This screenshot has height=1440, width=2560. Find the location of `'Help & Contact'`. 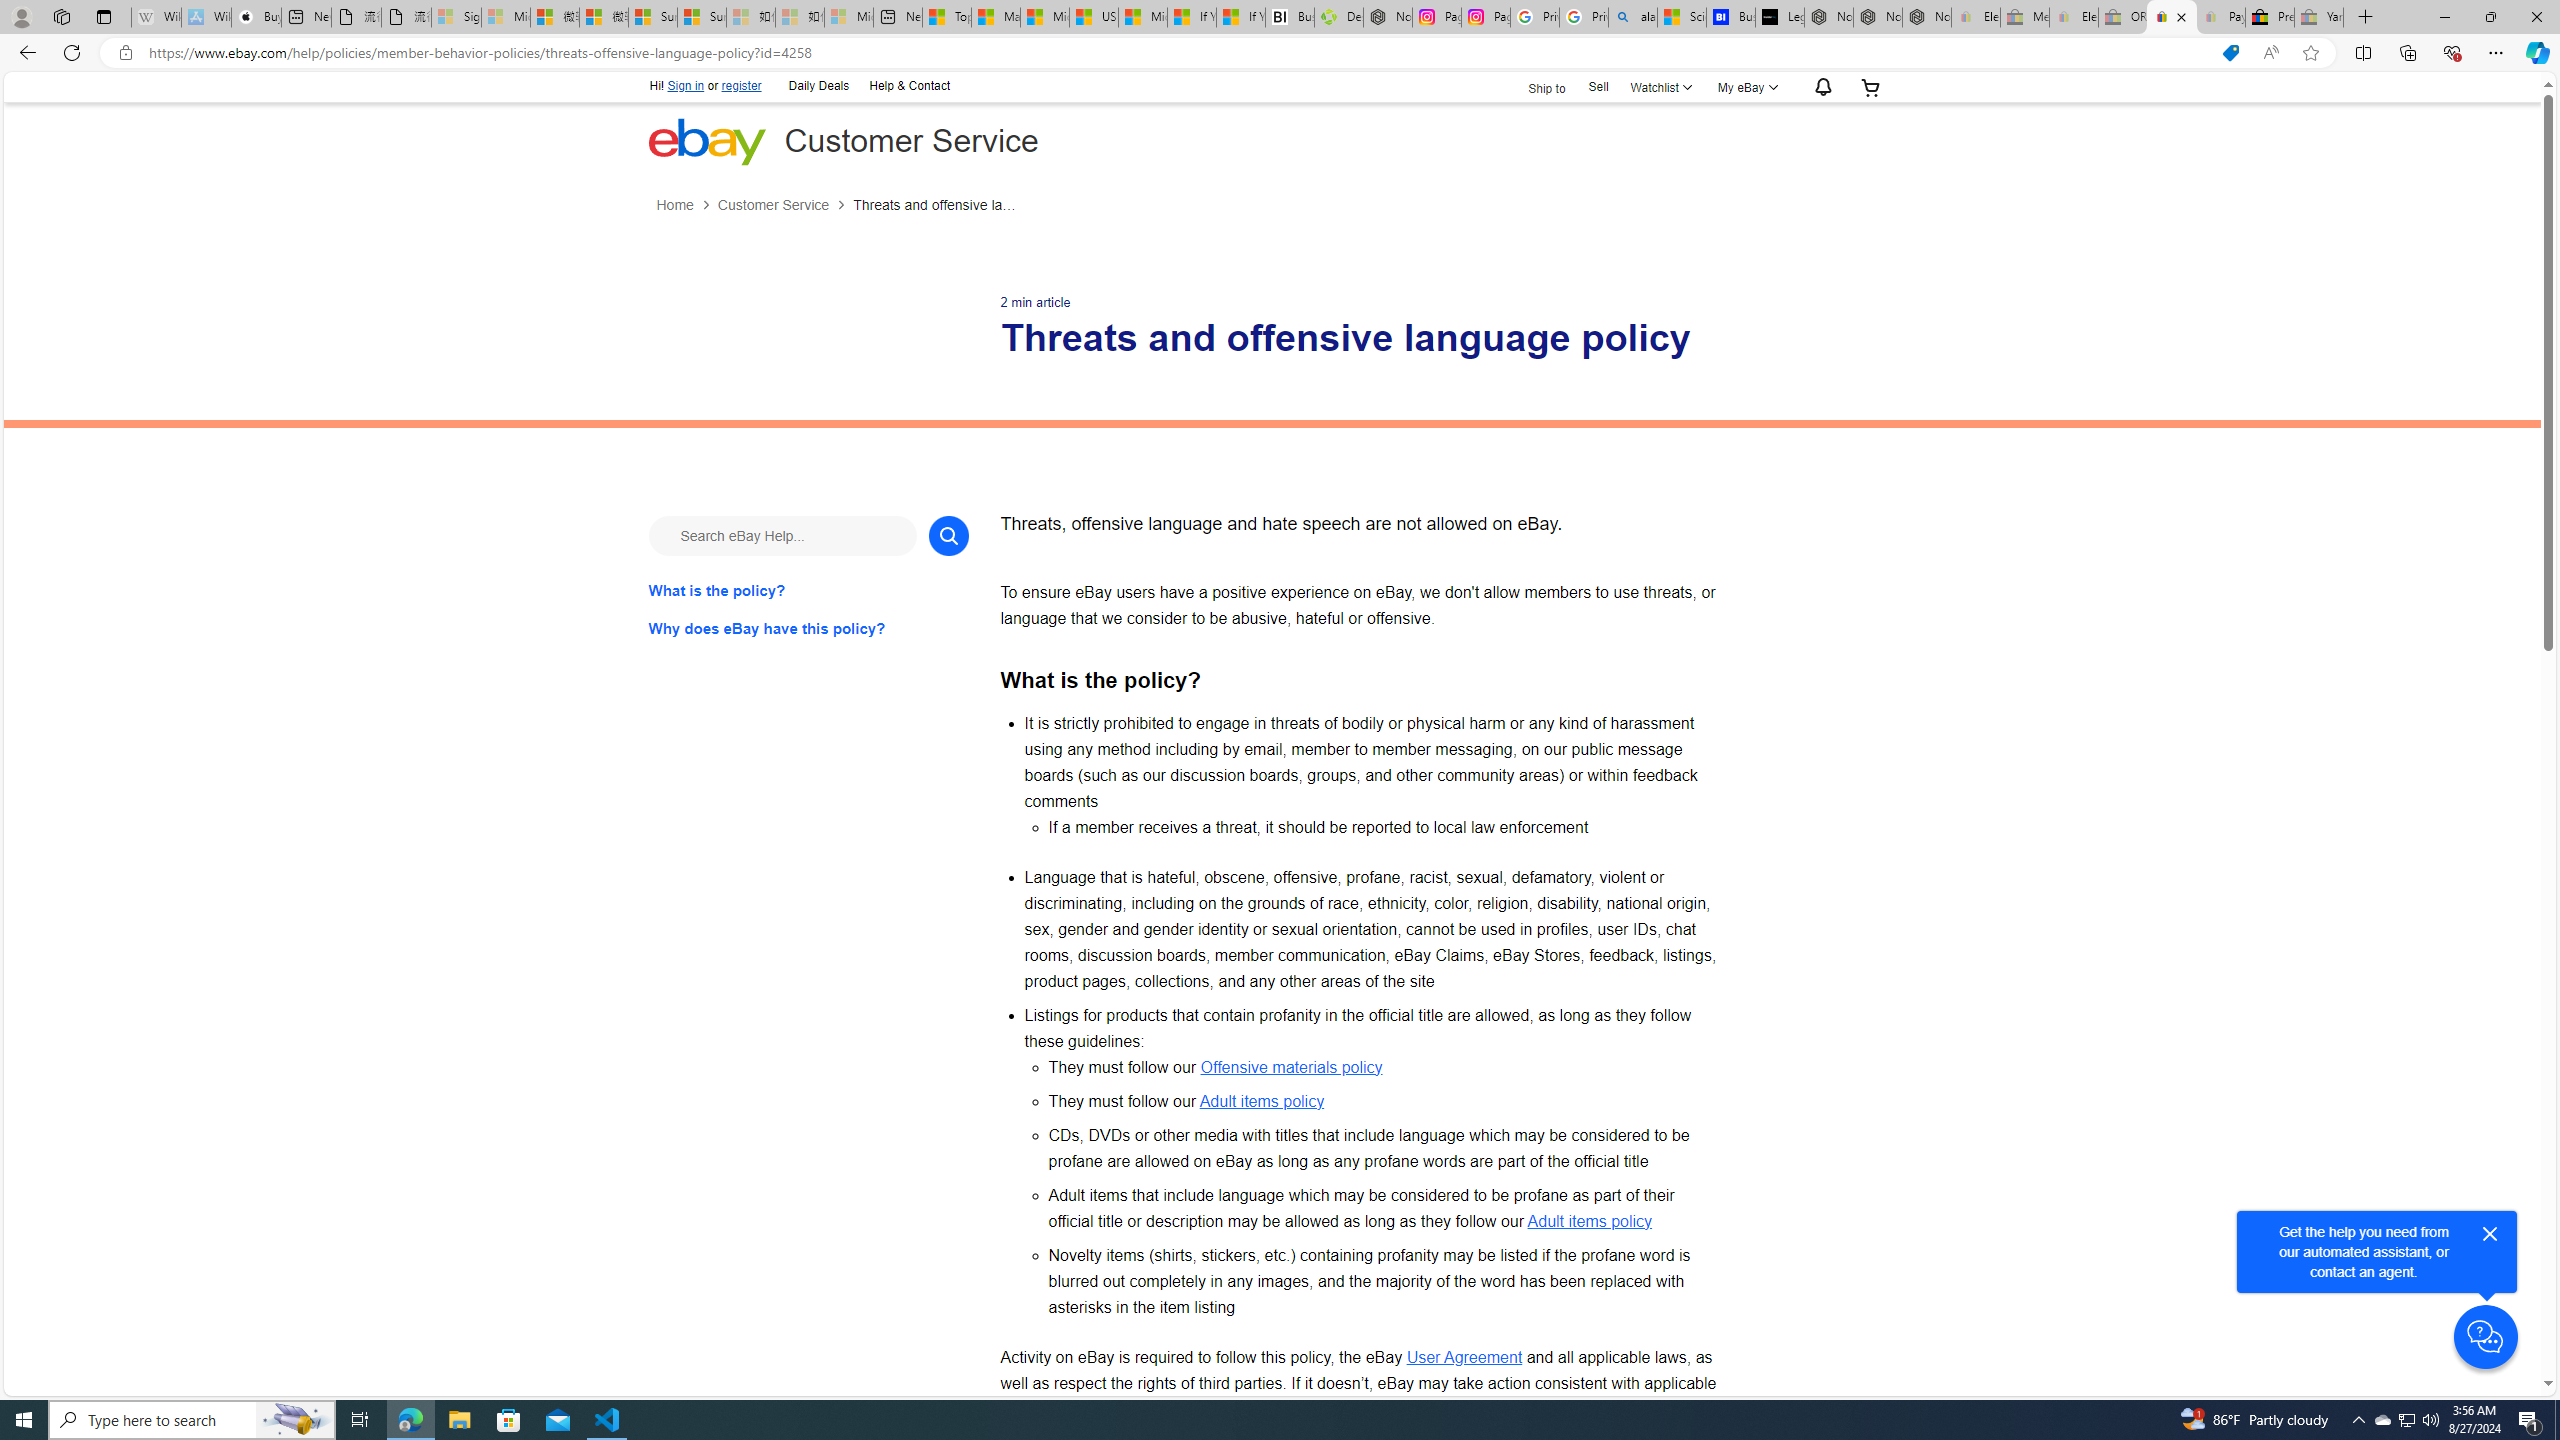

'Help & Contact' is located at coordinates (908, 87).